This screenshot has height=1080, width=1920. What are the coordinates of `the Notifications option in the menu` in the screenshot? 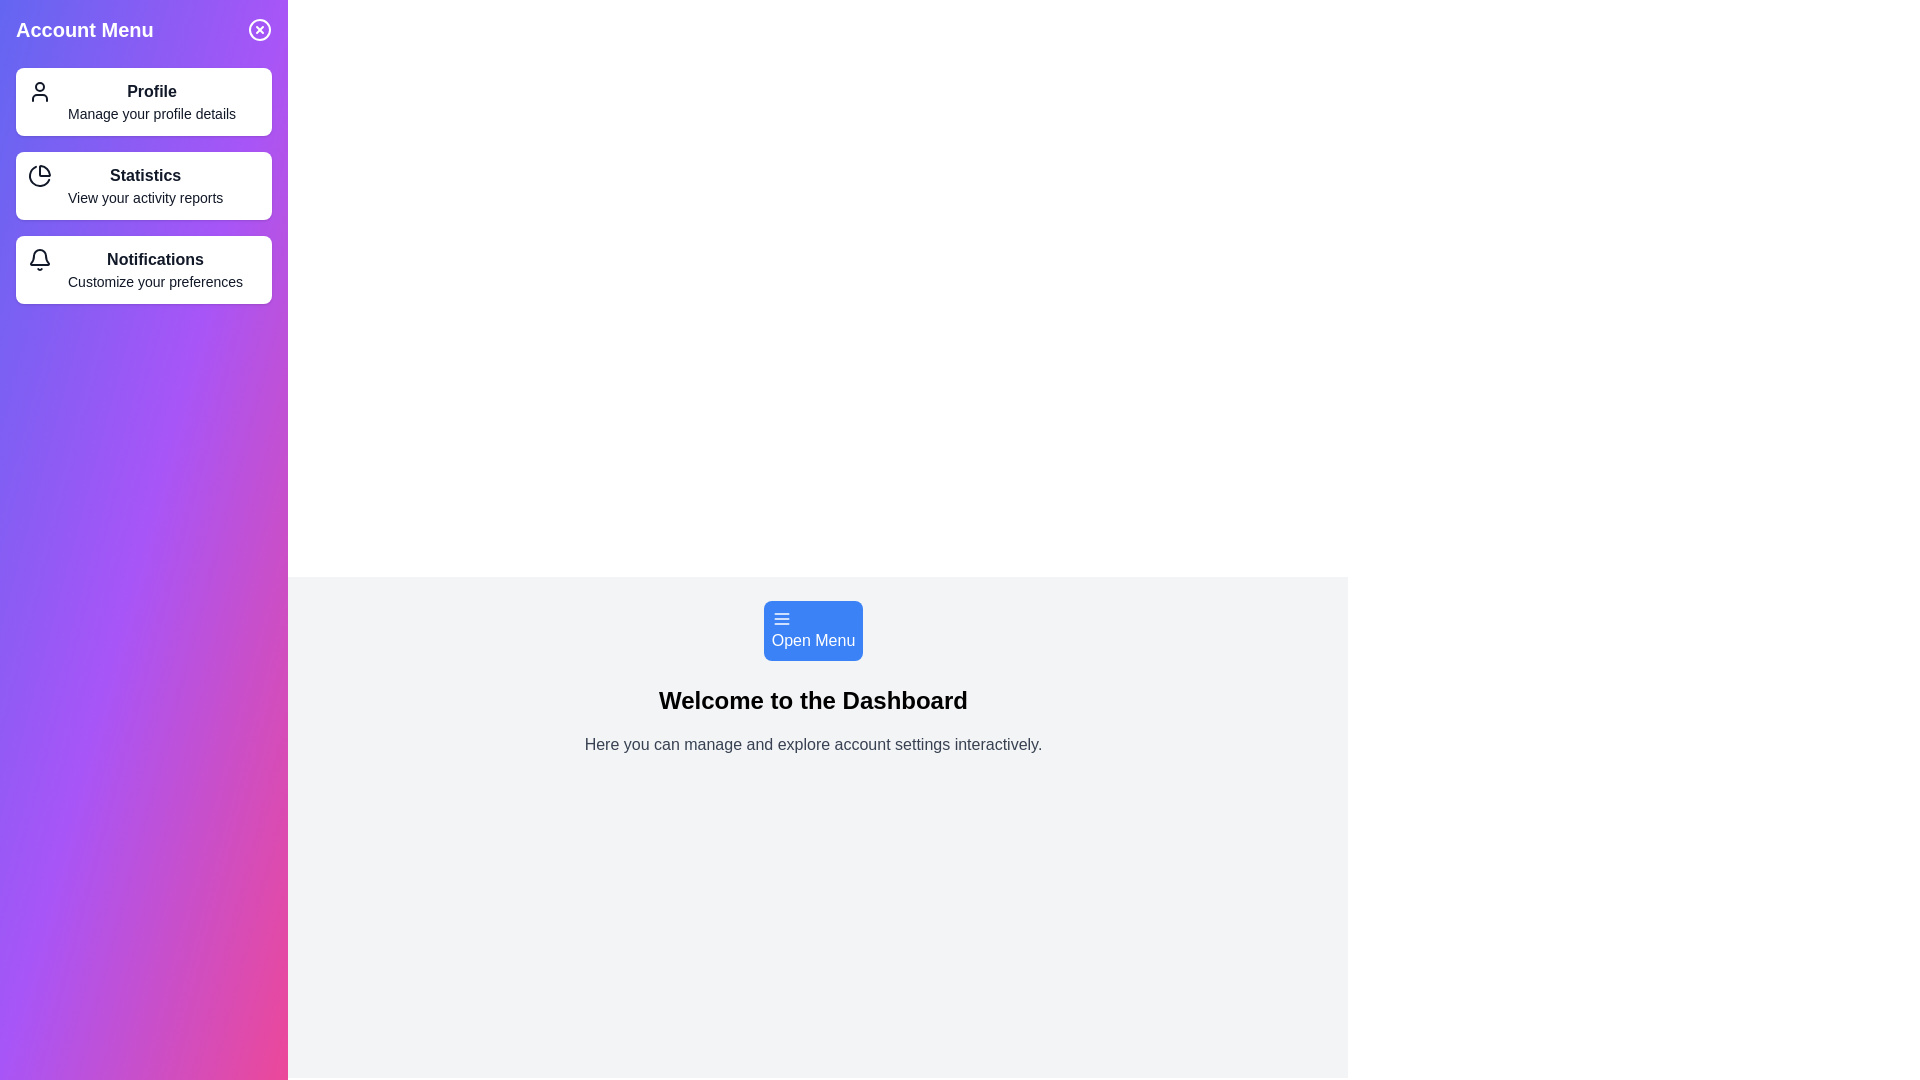 It's located at (143, 270).